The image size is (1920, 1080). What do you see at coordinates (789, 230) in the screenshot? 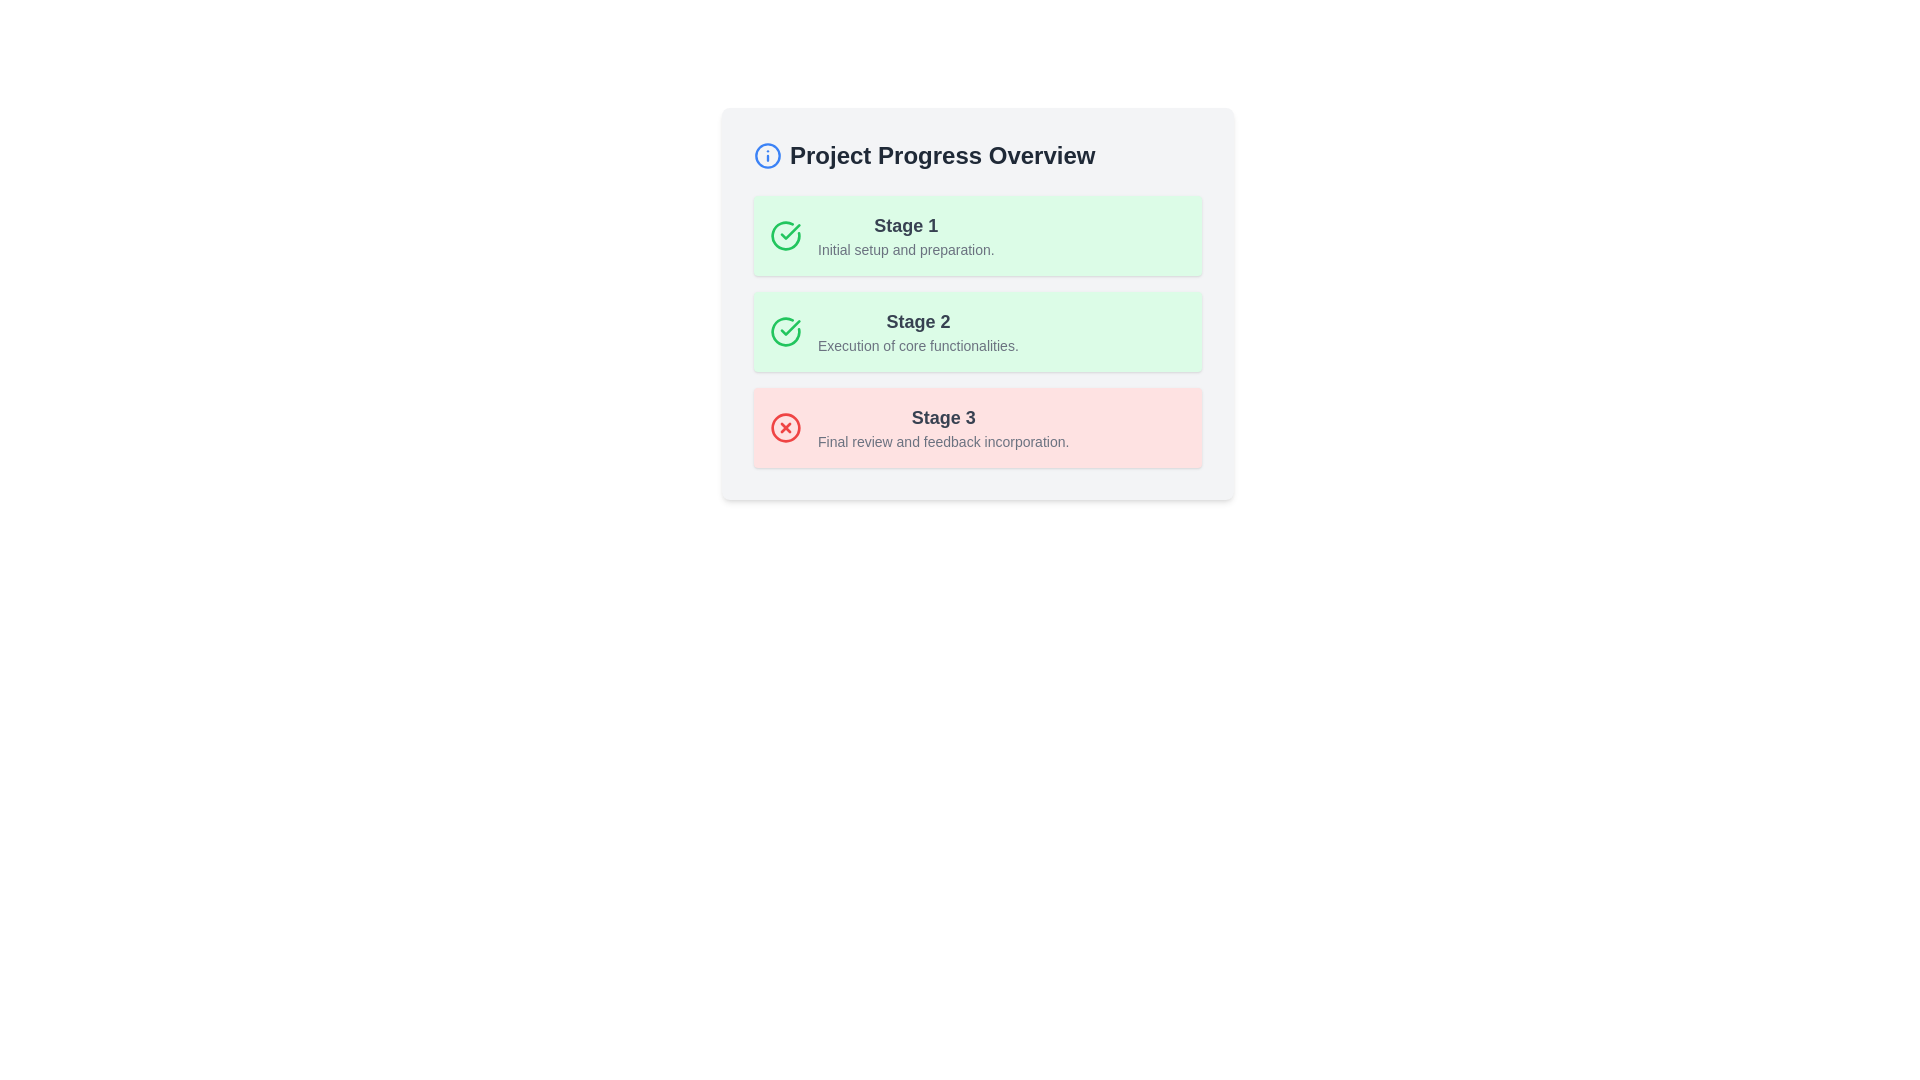
I see `the success indicator SVG graphic located in the second row of the progress indicator panel, near the text 'Stage 2: Execution of core functionalities.'` at bounding box center [789, 230].